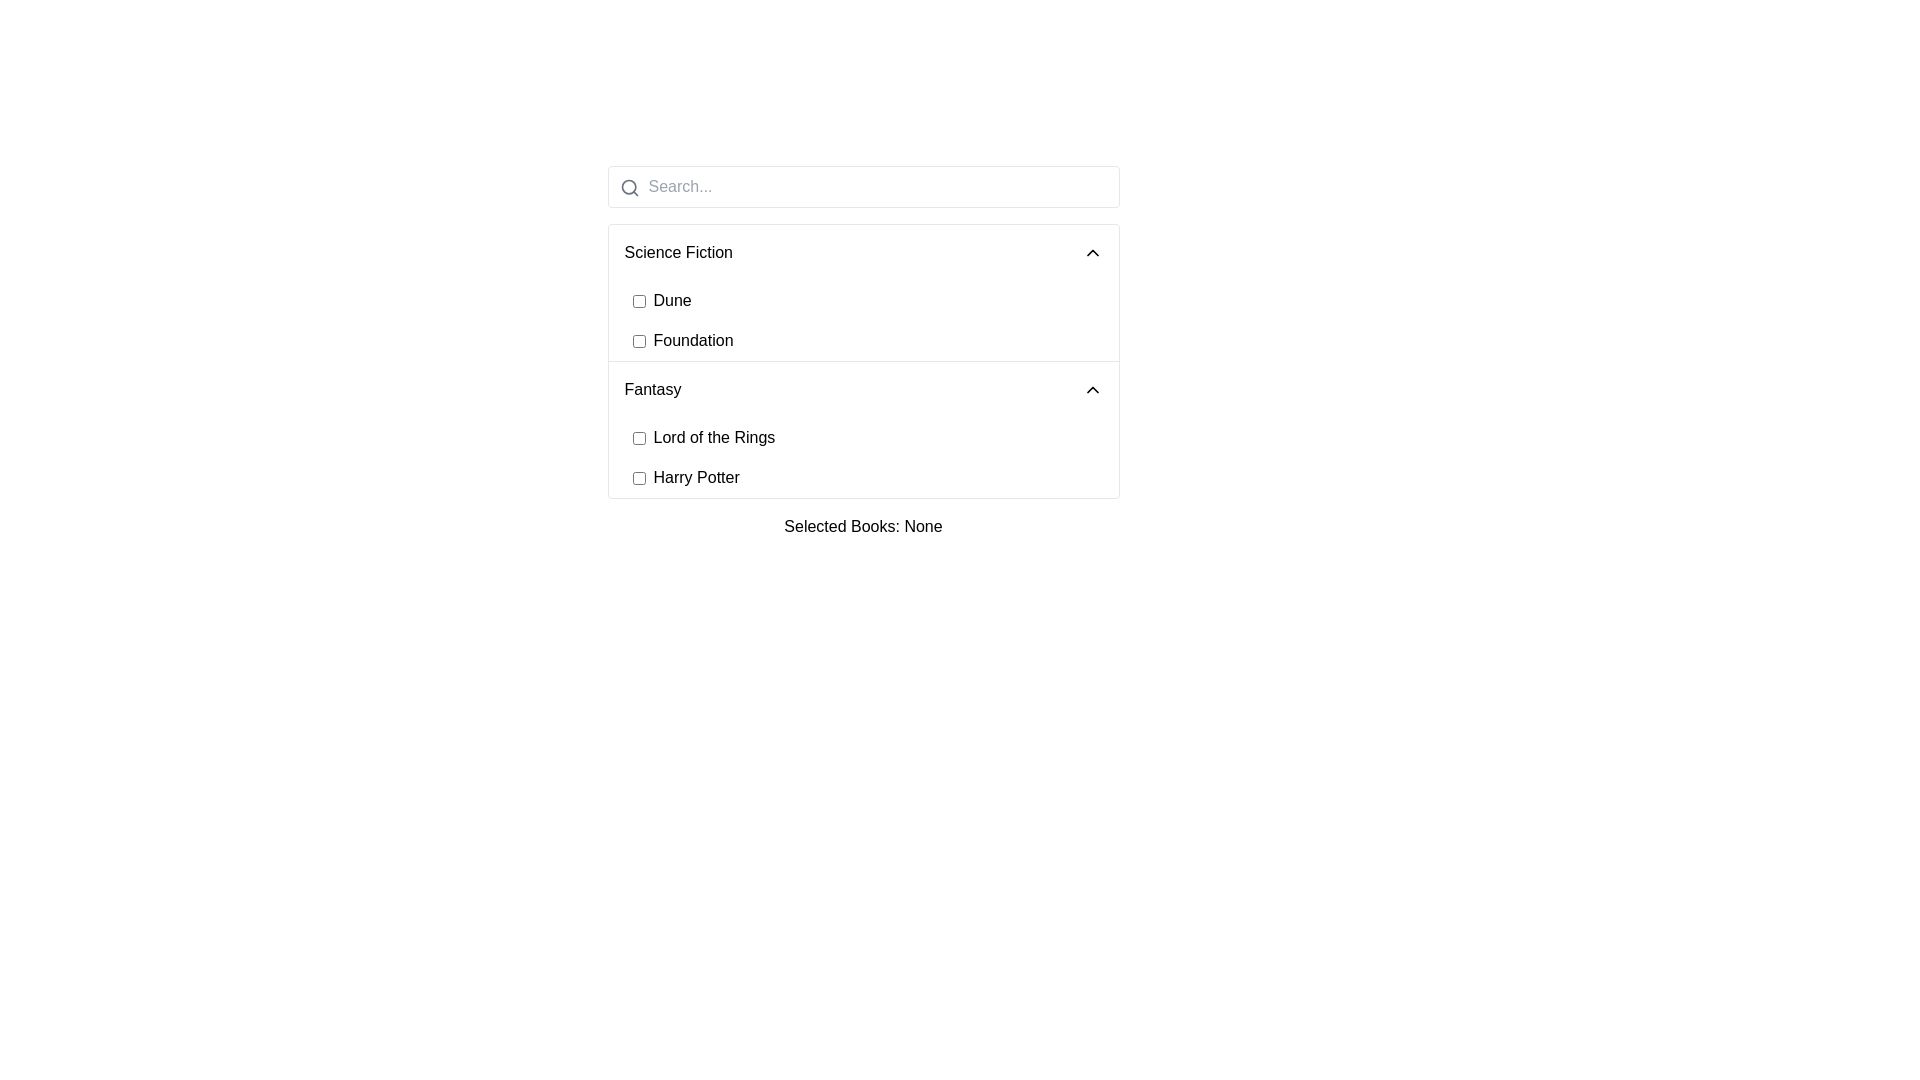  What do you see at coordinates (863, 389) in the screenshot?
I see `the toggle button labeled 'Fantasy'` at bounding box center [863, 389].